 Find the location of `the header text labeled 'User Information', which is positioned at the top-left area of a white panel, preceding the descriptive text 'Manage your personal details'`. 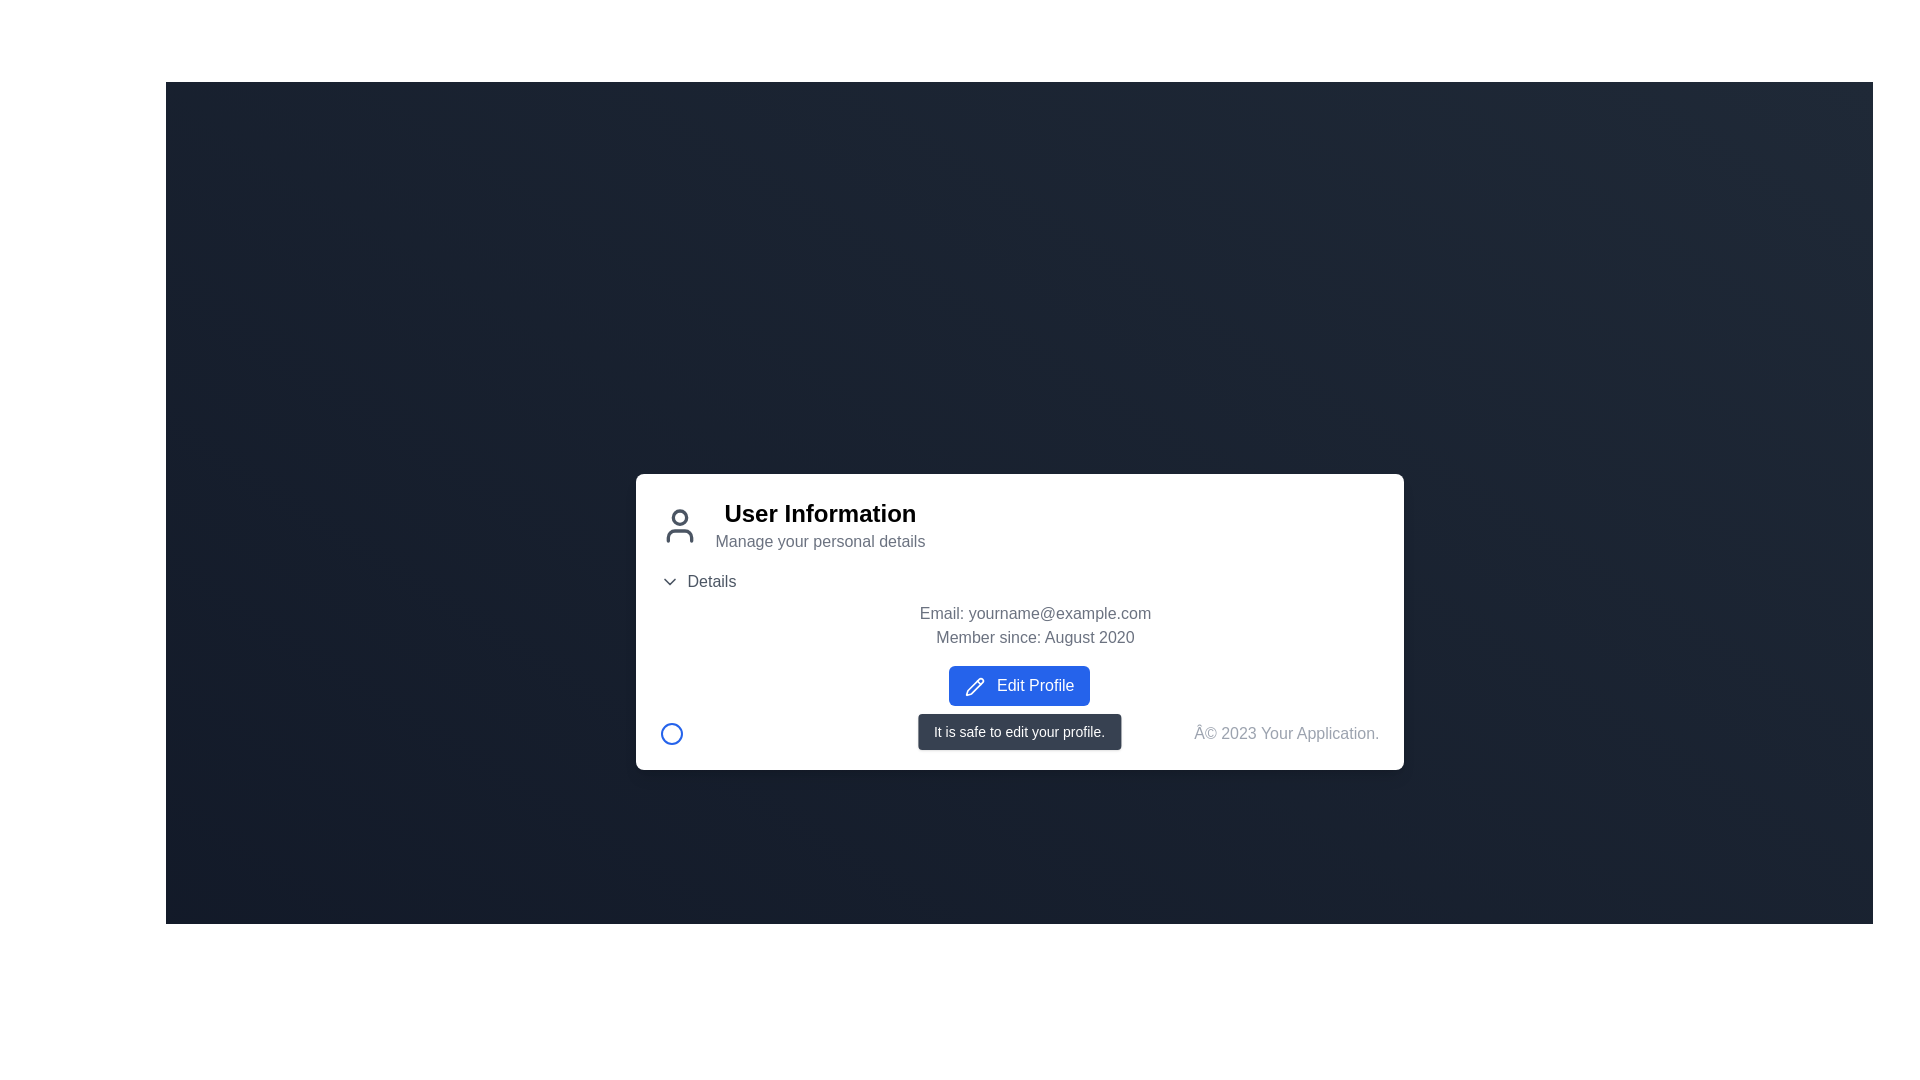

the header text labeled 'User Information', which is positioned at the top-left area of a white panel, preceding the descriptive text 'Manage your personal details' is located at coordinates (820, 512).